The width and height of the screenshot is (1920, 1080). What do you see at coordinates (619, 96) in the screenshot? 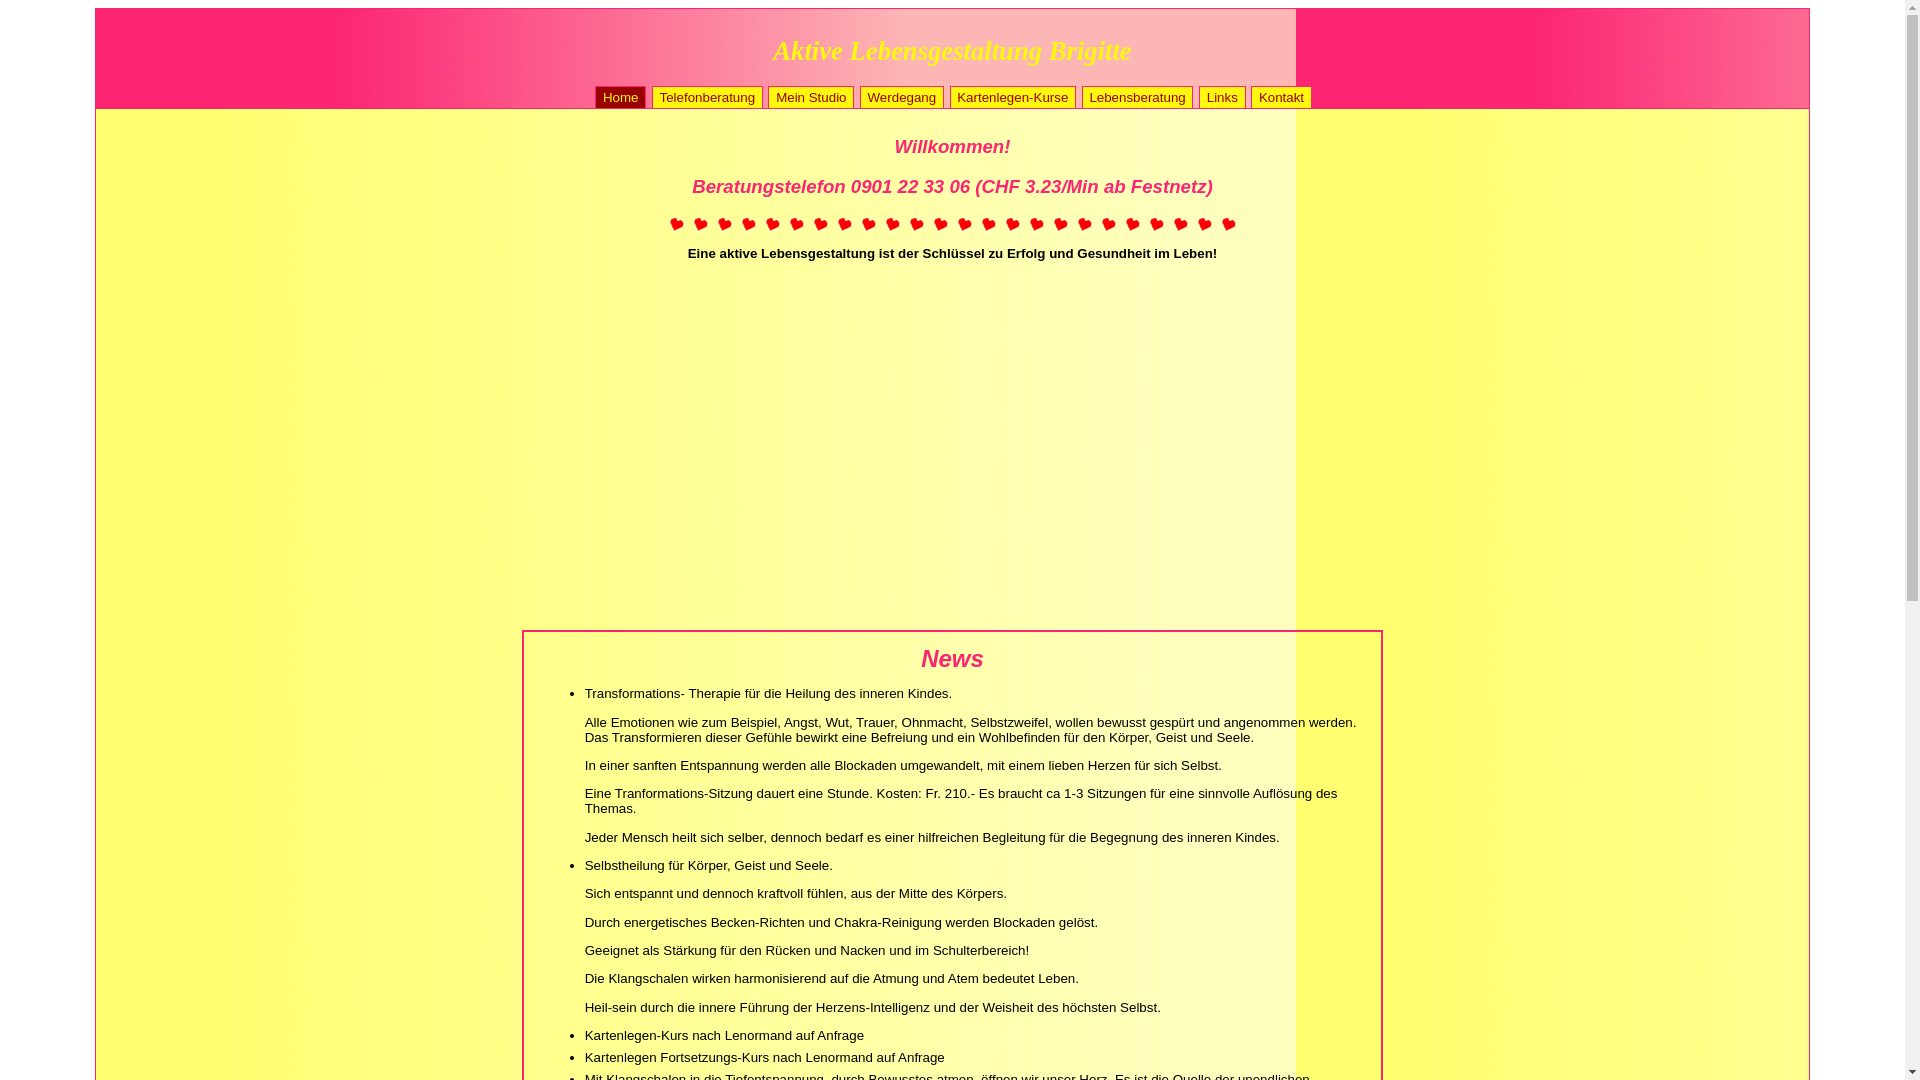
I see `'Home'` at bounding box center [619, 96].